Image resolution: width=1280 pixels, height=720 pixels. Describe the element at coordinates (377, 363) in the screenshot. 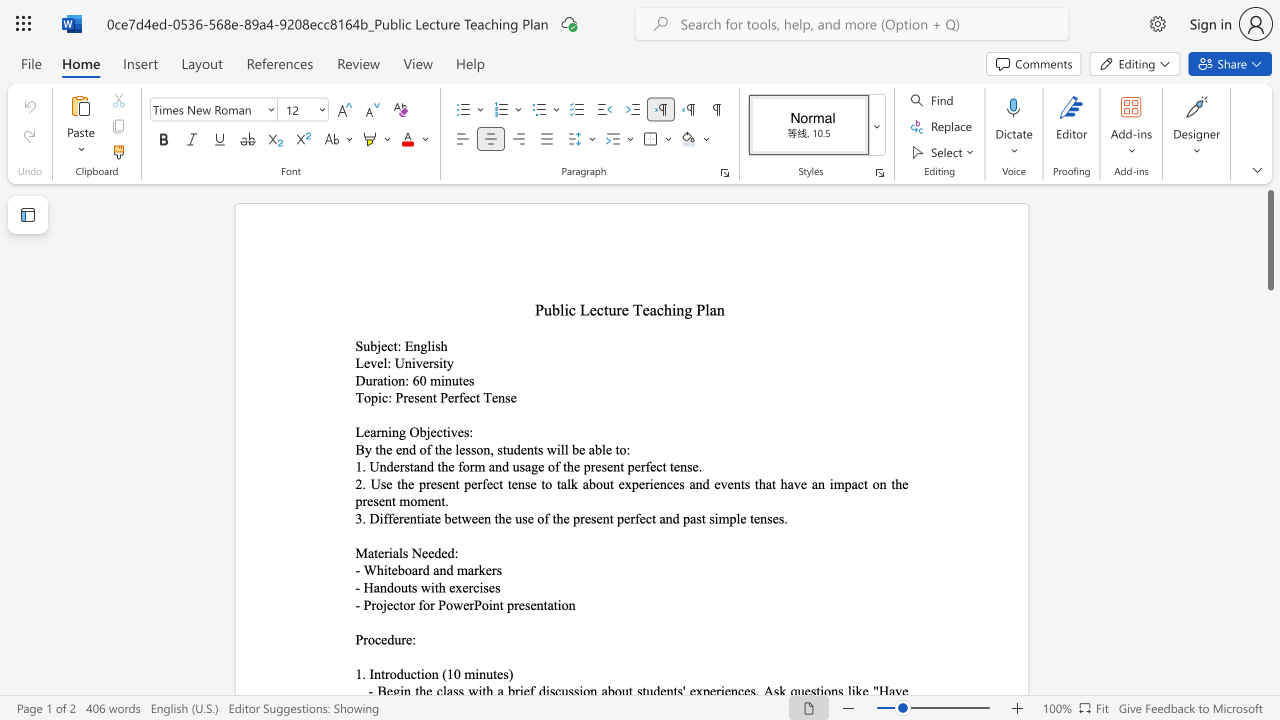

I see `the subset text "el: Univ" within the text "Level: University"` at that location.